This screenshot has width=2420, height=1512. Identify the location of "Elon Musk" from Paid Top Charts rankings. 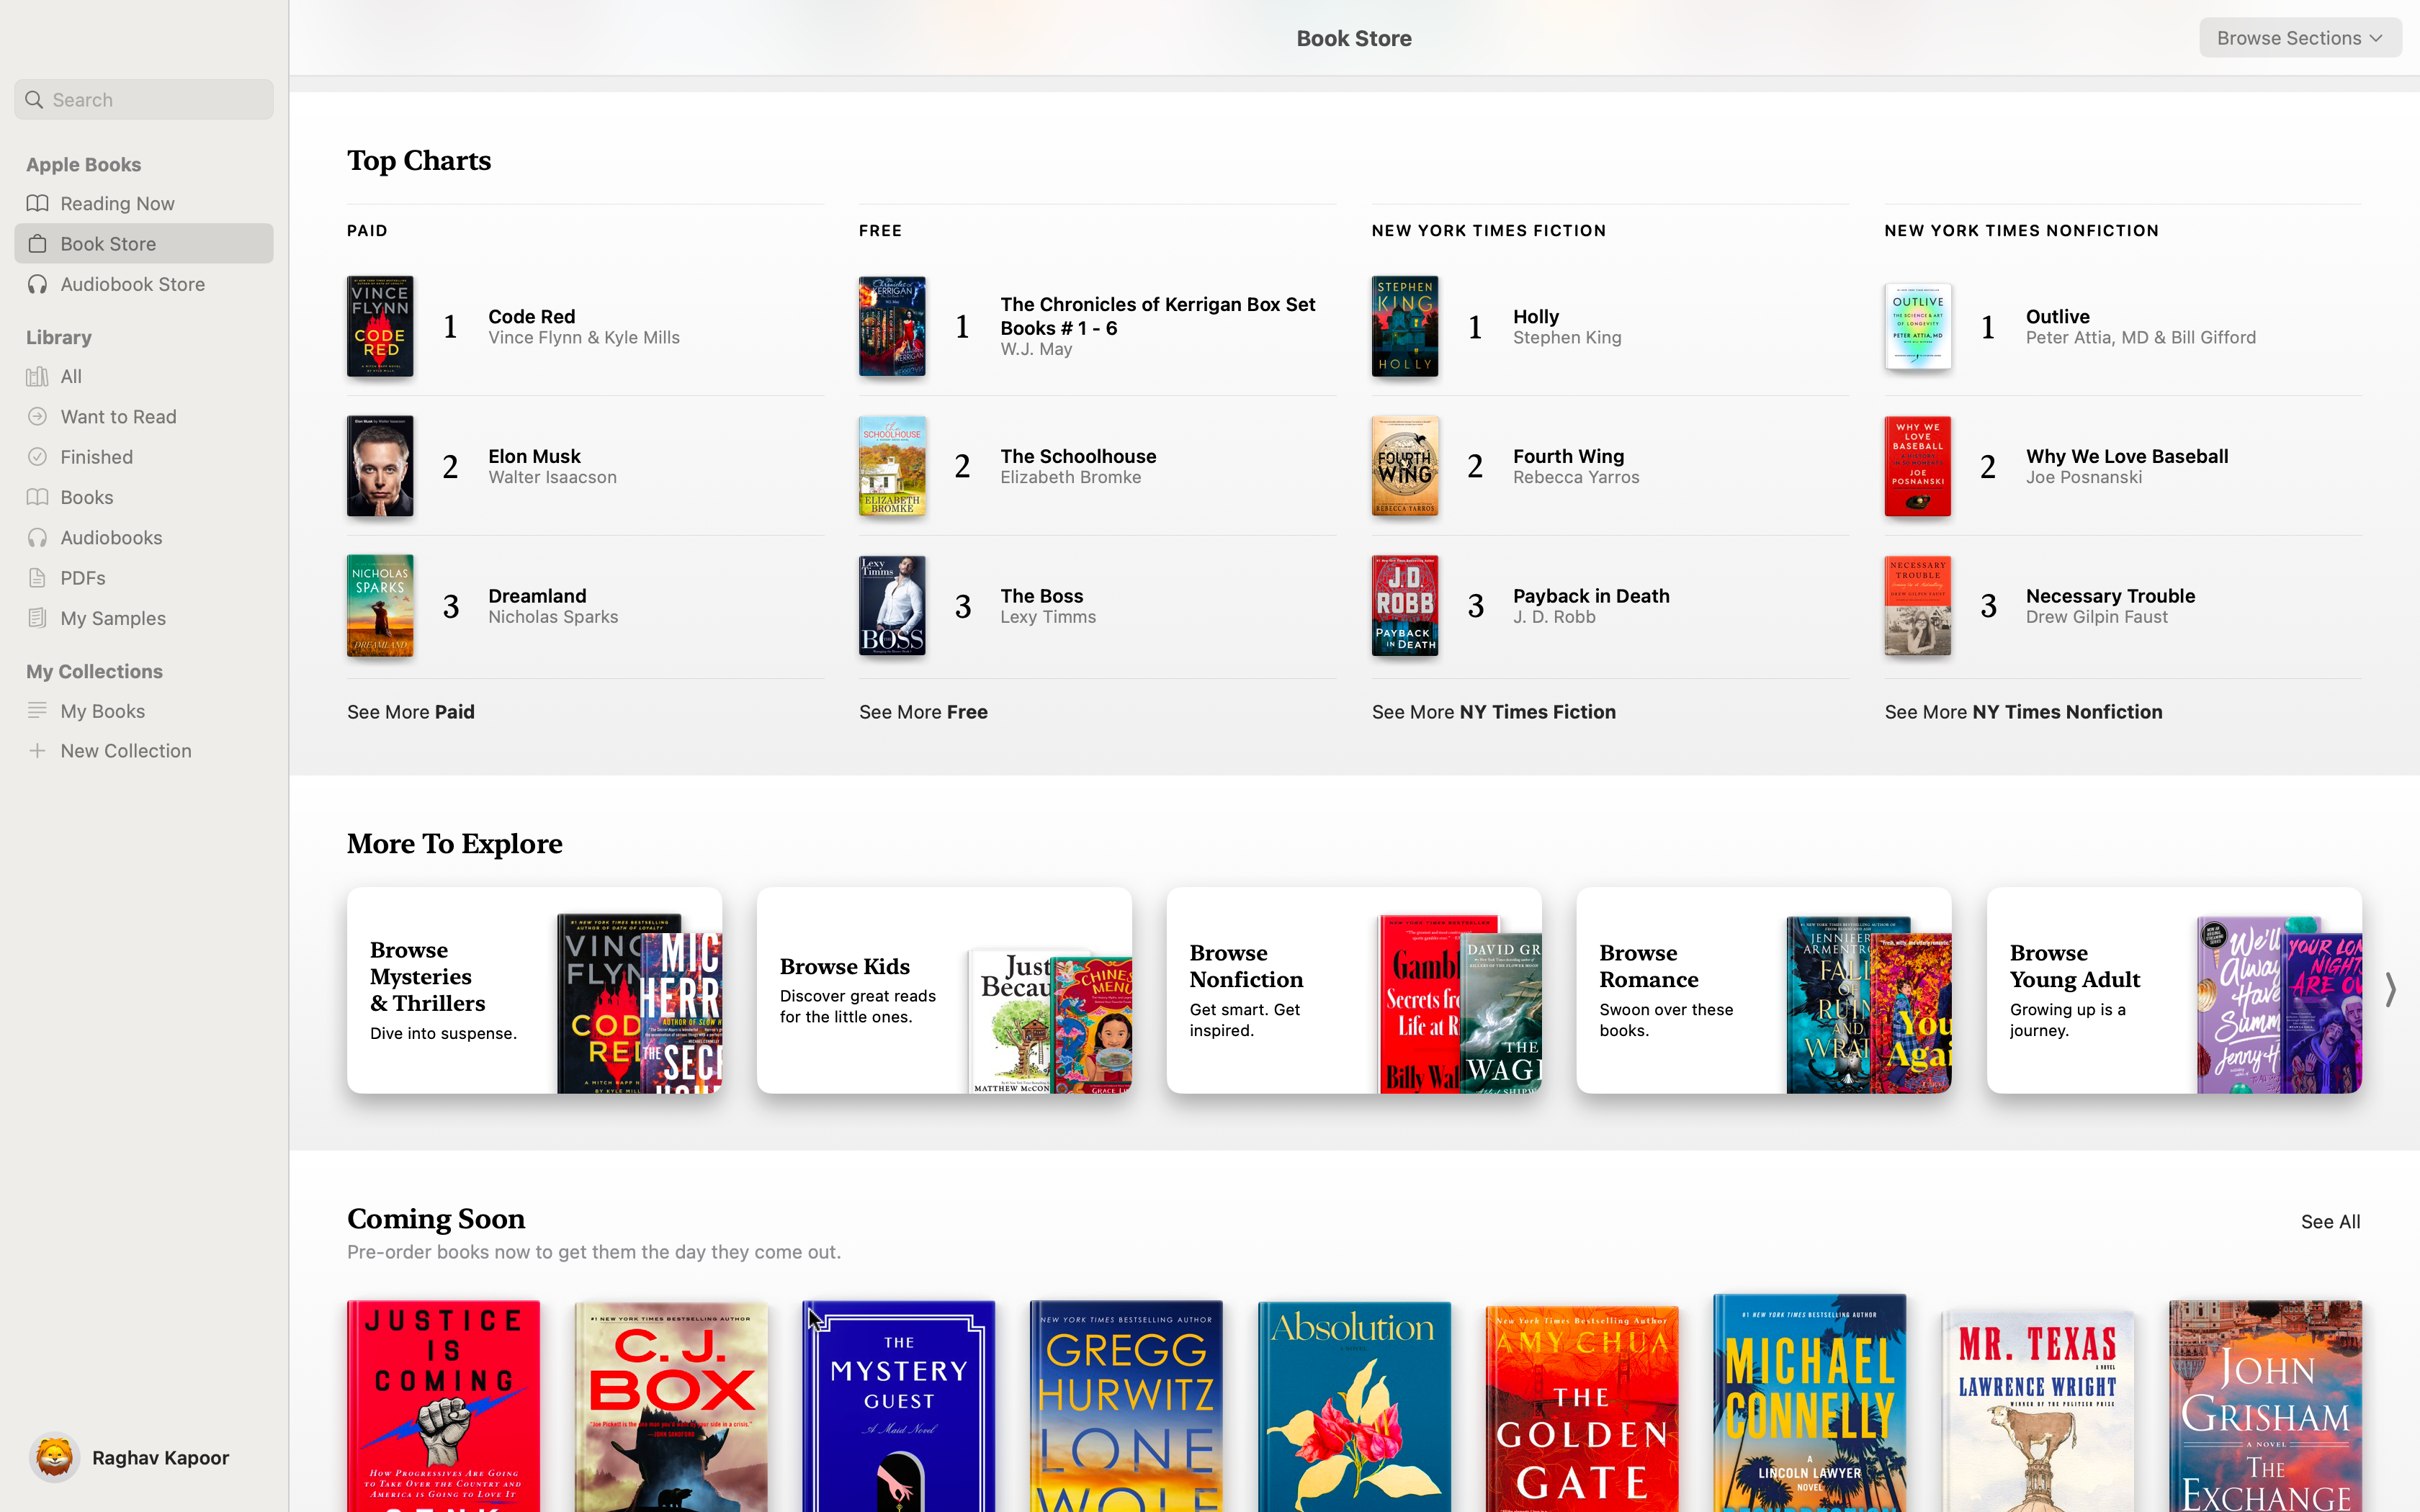
(566, 469).